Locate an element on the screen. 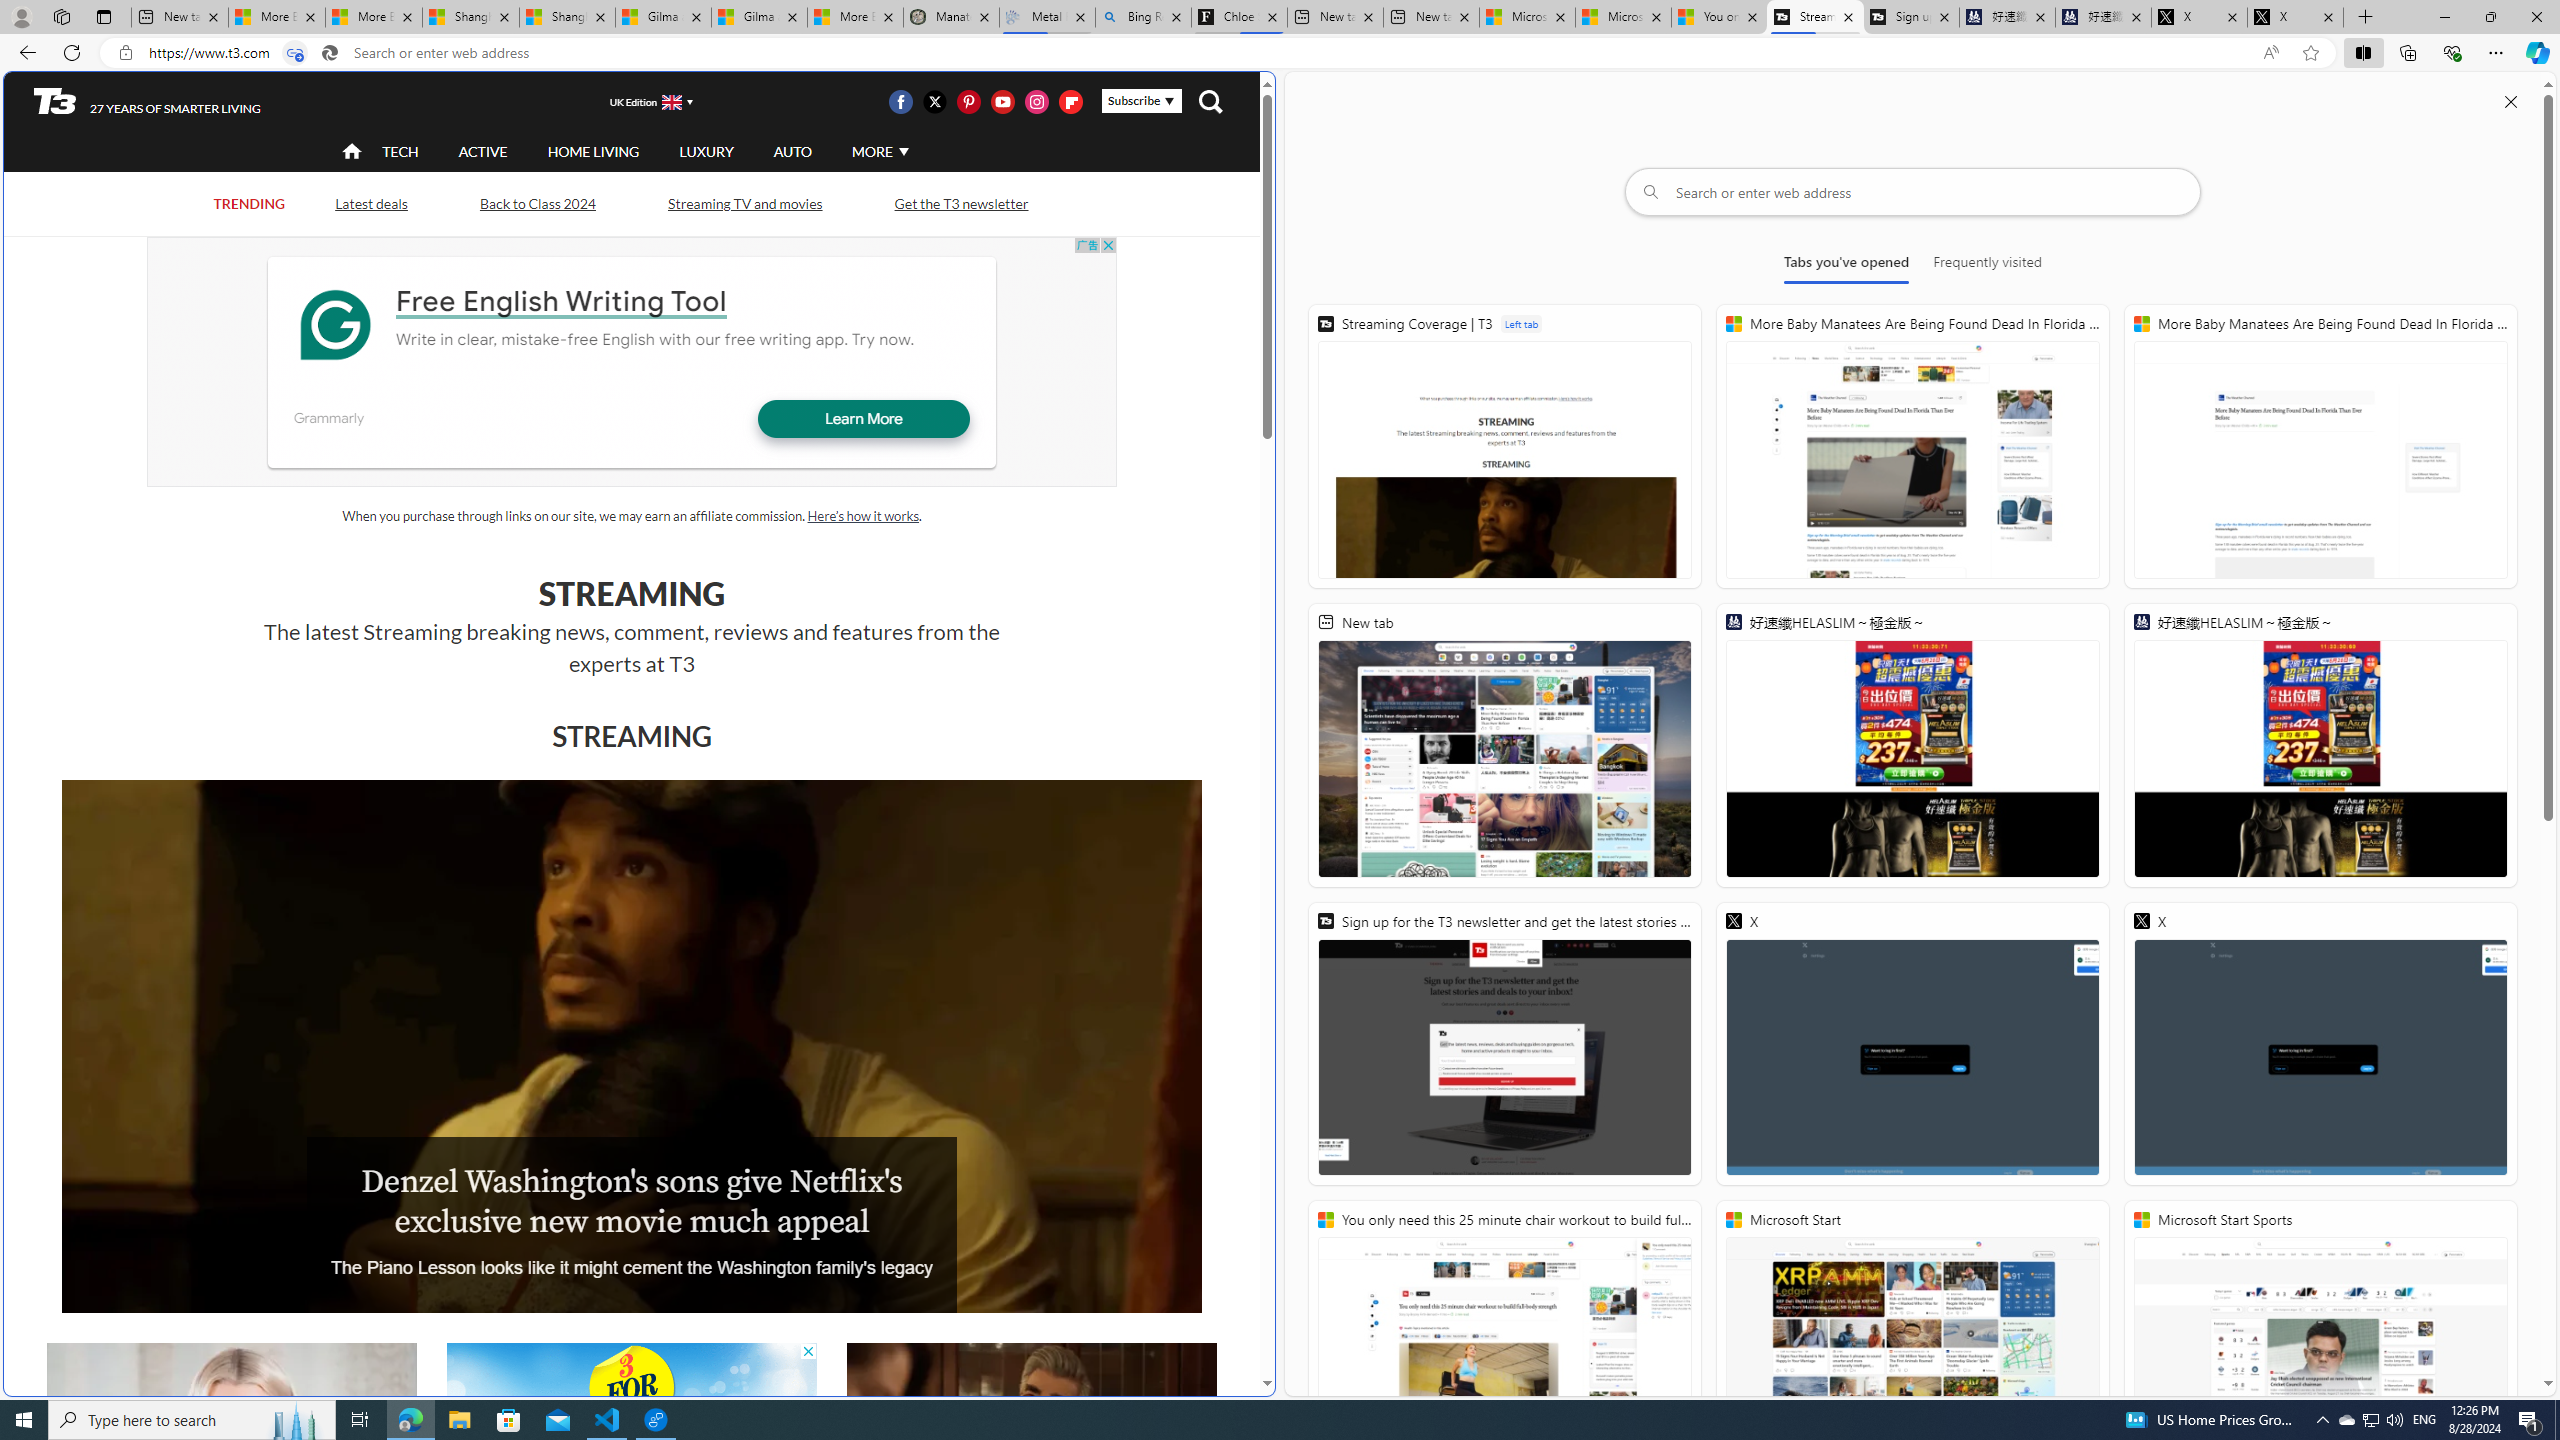 This screenshot has width=2560, height=1440. 'Class: navigation__search' is located at coordinates (1210, 100).